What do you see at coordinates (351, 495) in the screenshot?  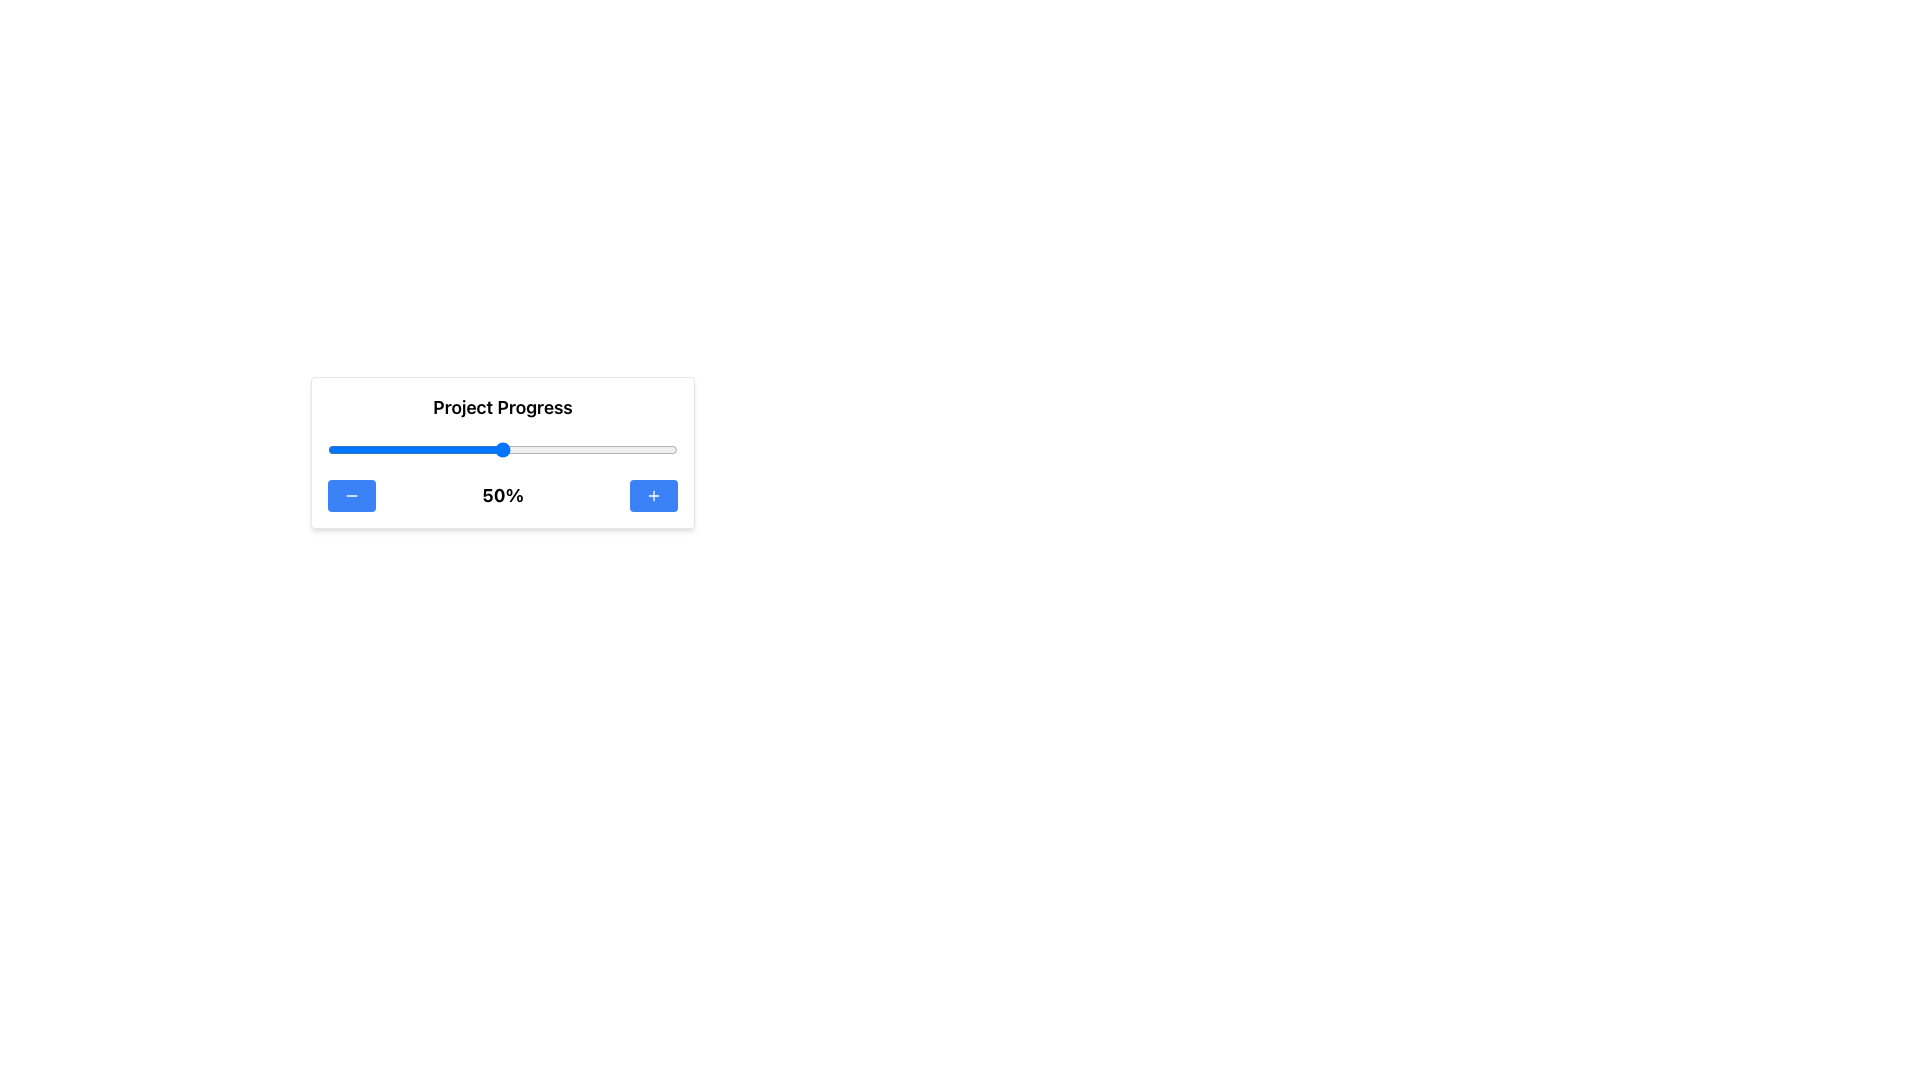 I see `the minus icon located within the left blue button below the Project Progress indicator` at bounding box center [351, 495].